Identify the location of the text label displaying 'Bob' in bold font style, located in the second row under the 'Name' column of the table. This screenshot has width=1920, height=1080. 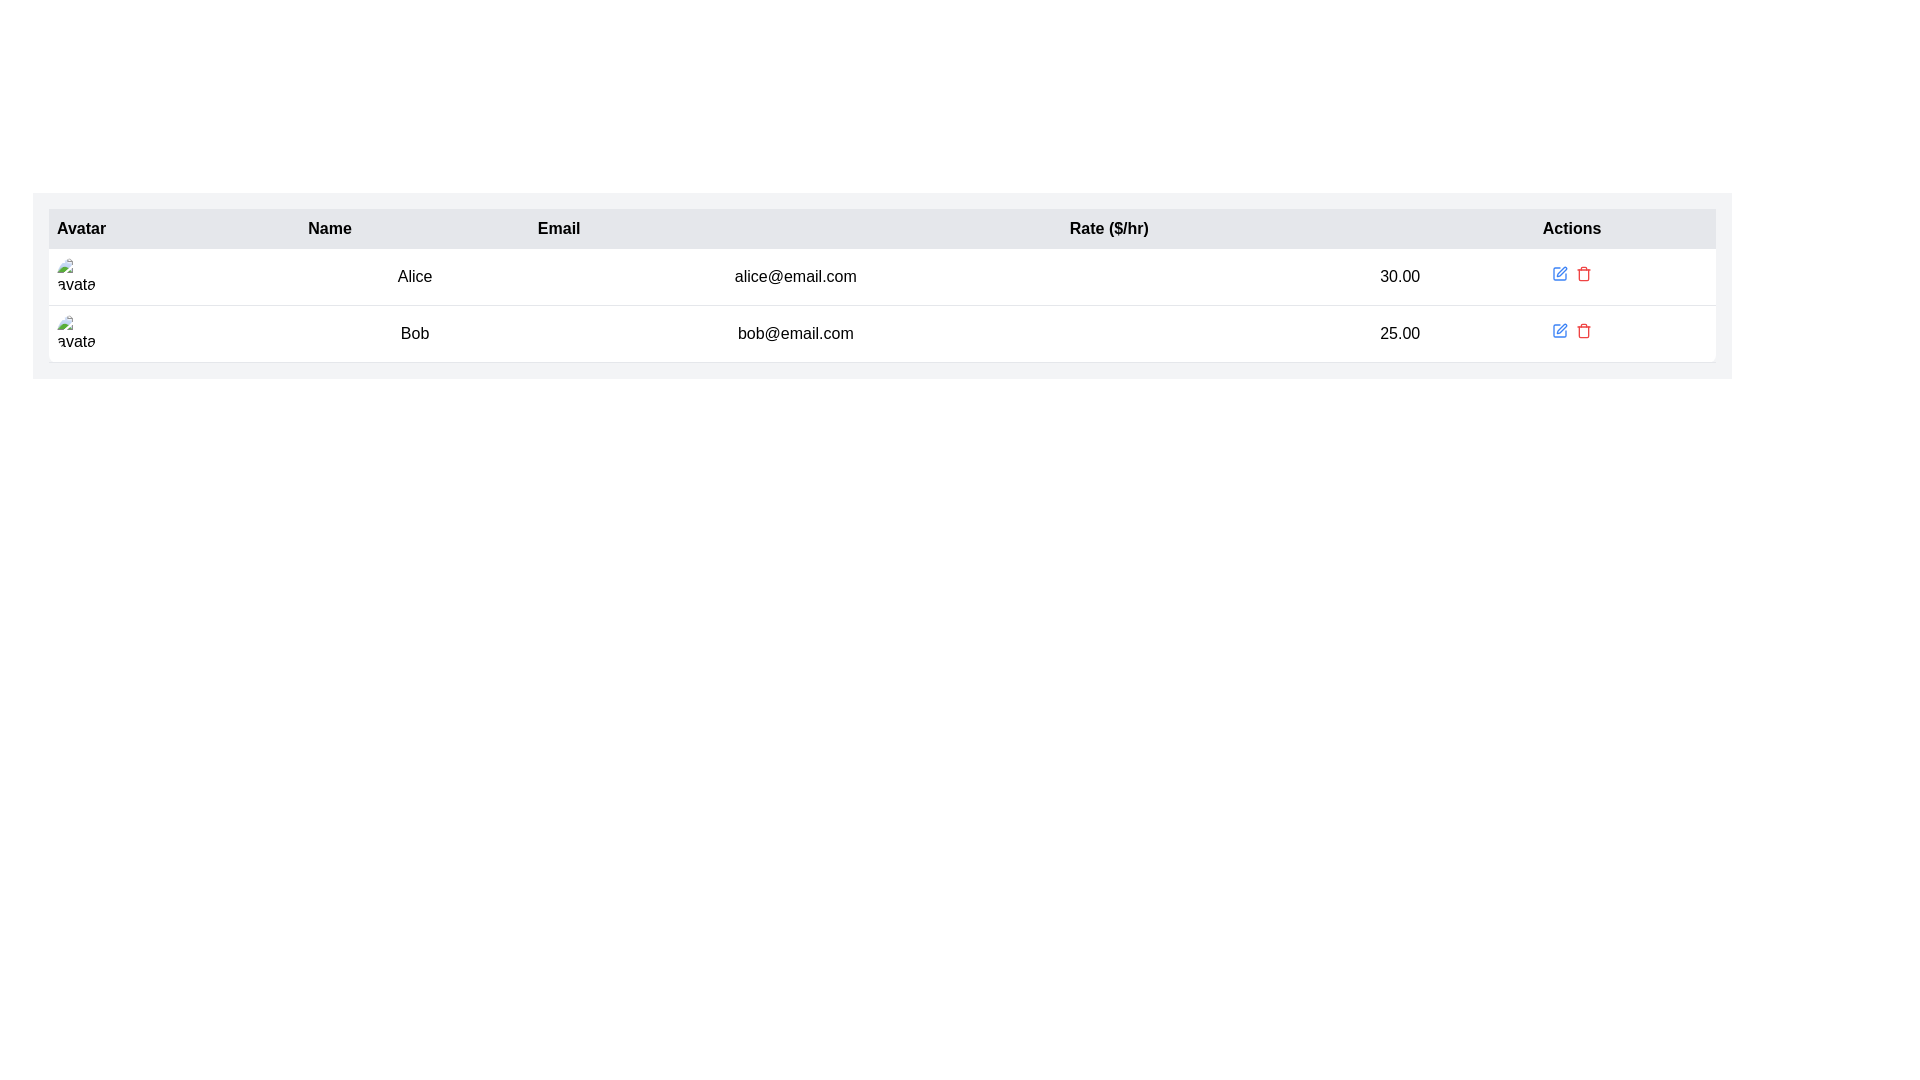
(414, 333).